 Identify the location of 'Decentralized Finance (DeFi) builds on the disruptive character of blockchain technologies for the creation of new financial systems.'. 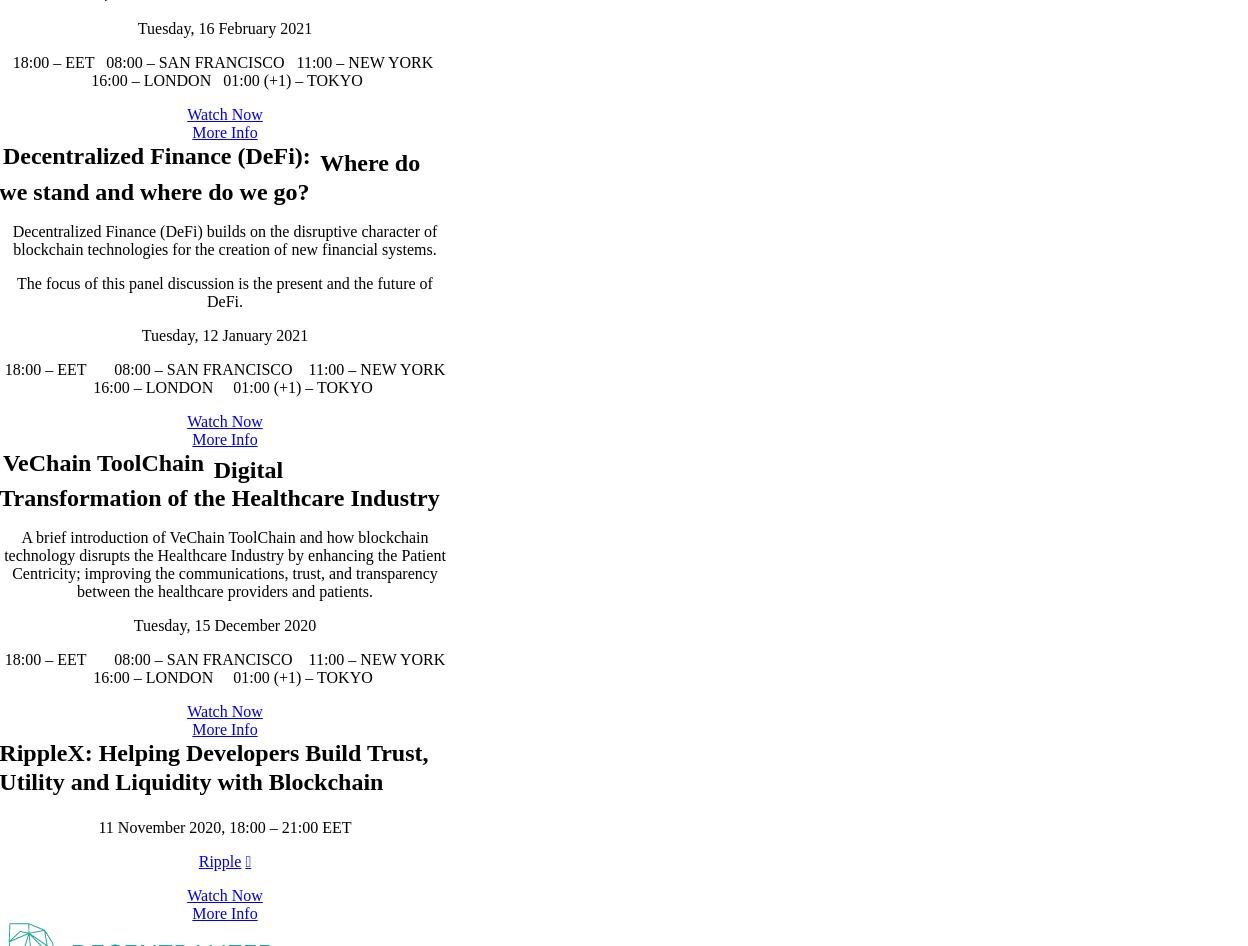
(224, 440).